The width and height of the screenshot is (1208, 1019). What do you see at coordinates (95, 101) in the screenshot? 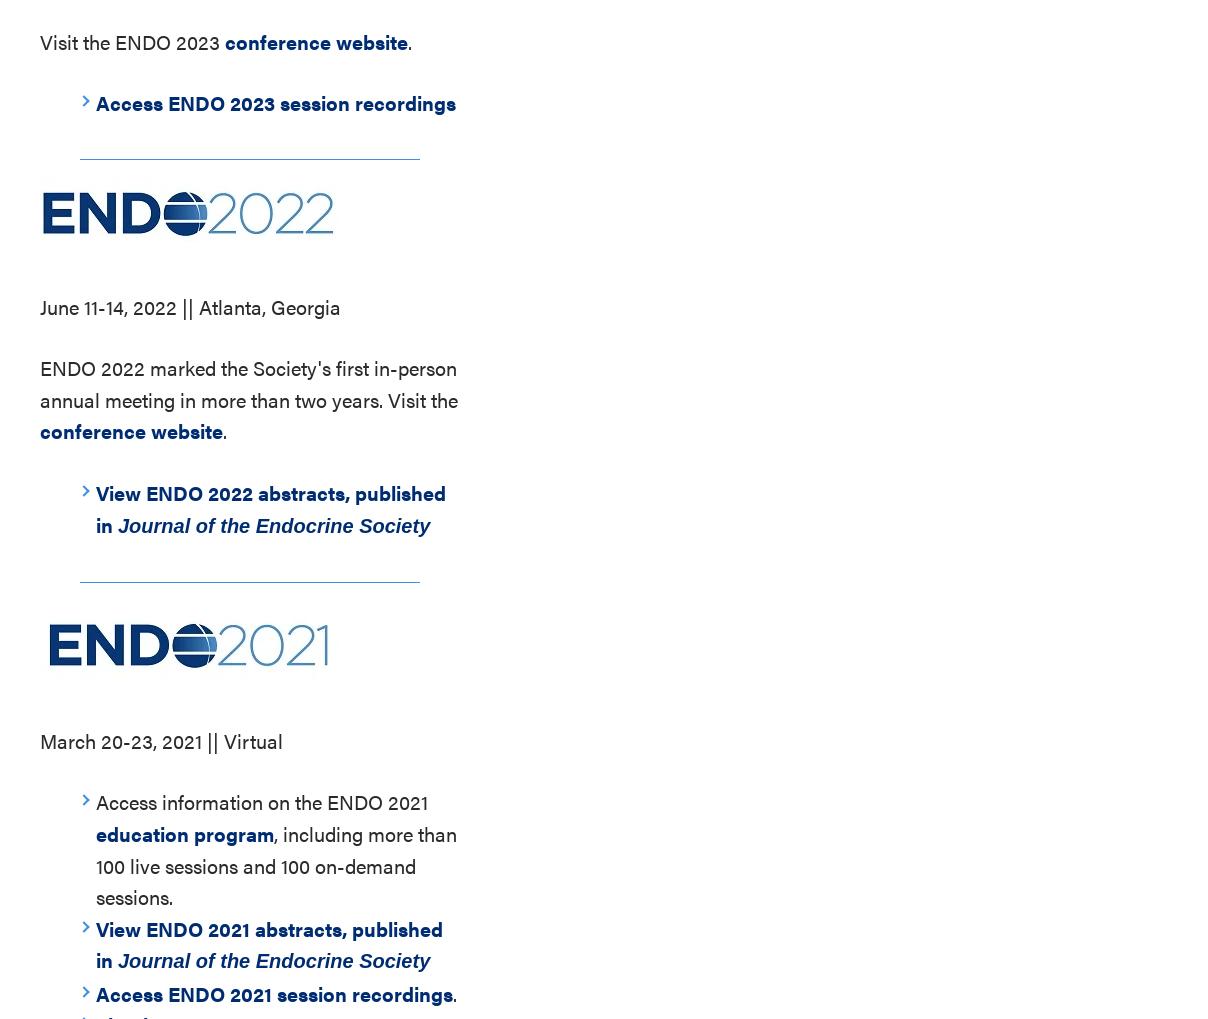
I see `'Access ENDO 2023 session recordings'` at bounding box center [95, 101].